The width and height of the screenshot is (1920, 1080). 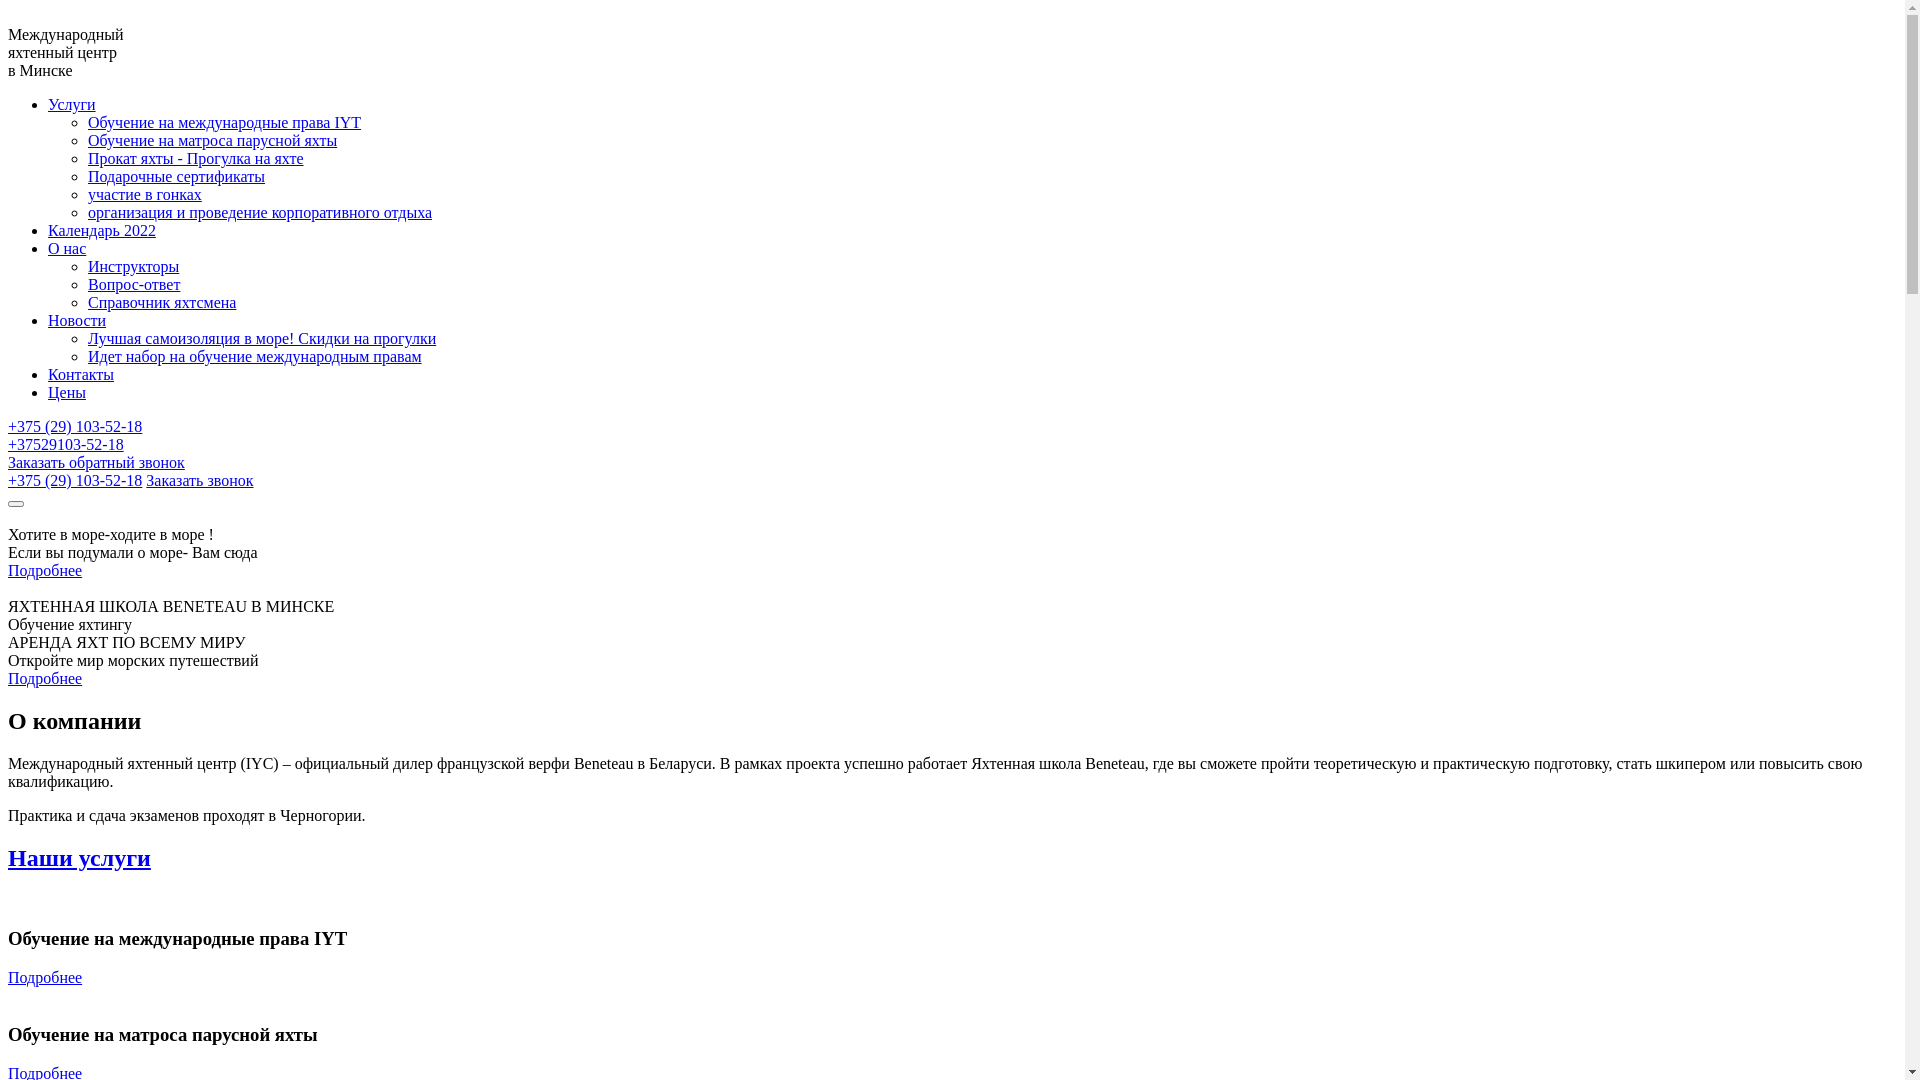 What do you see at coordinates (66, 443) in the screenshot?
I see `'+37529103-52-18'` at bounding box center [66, 443].